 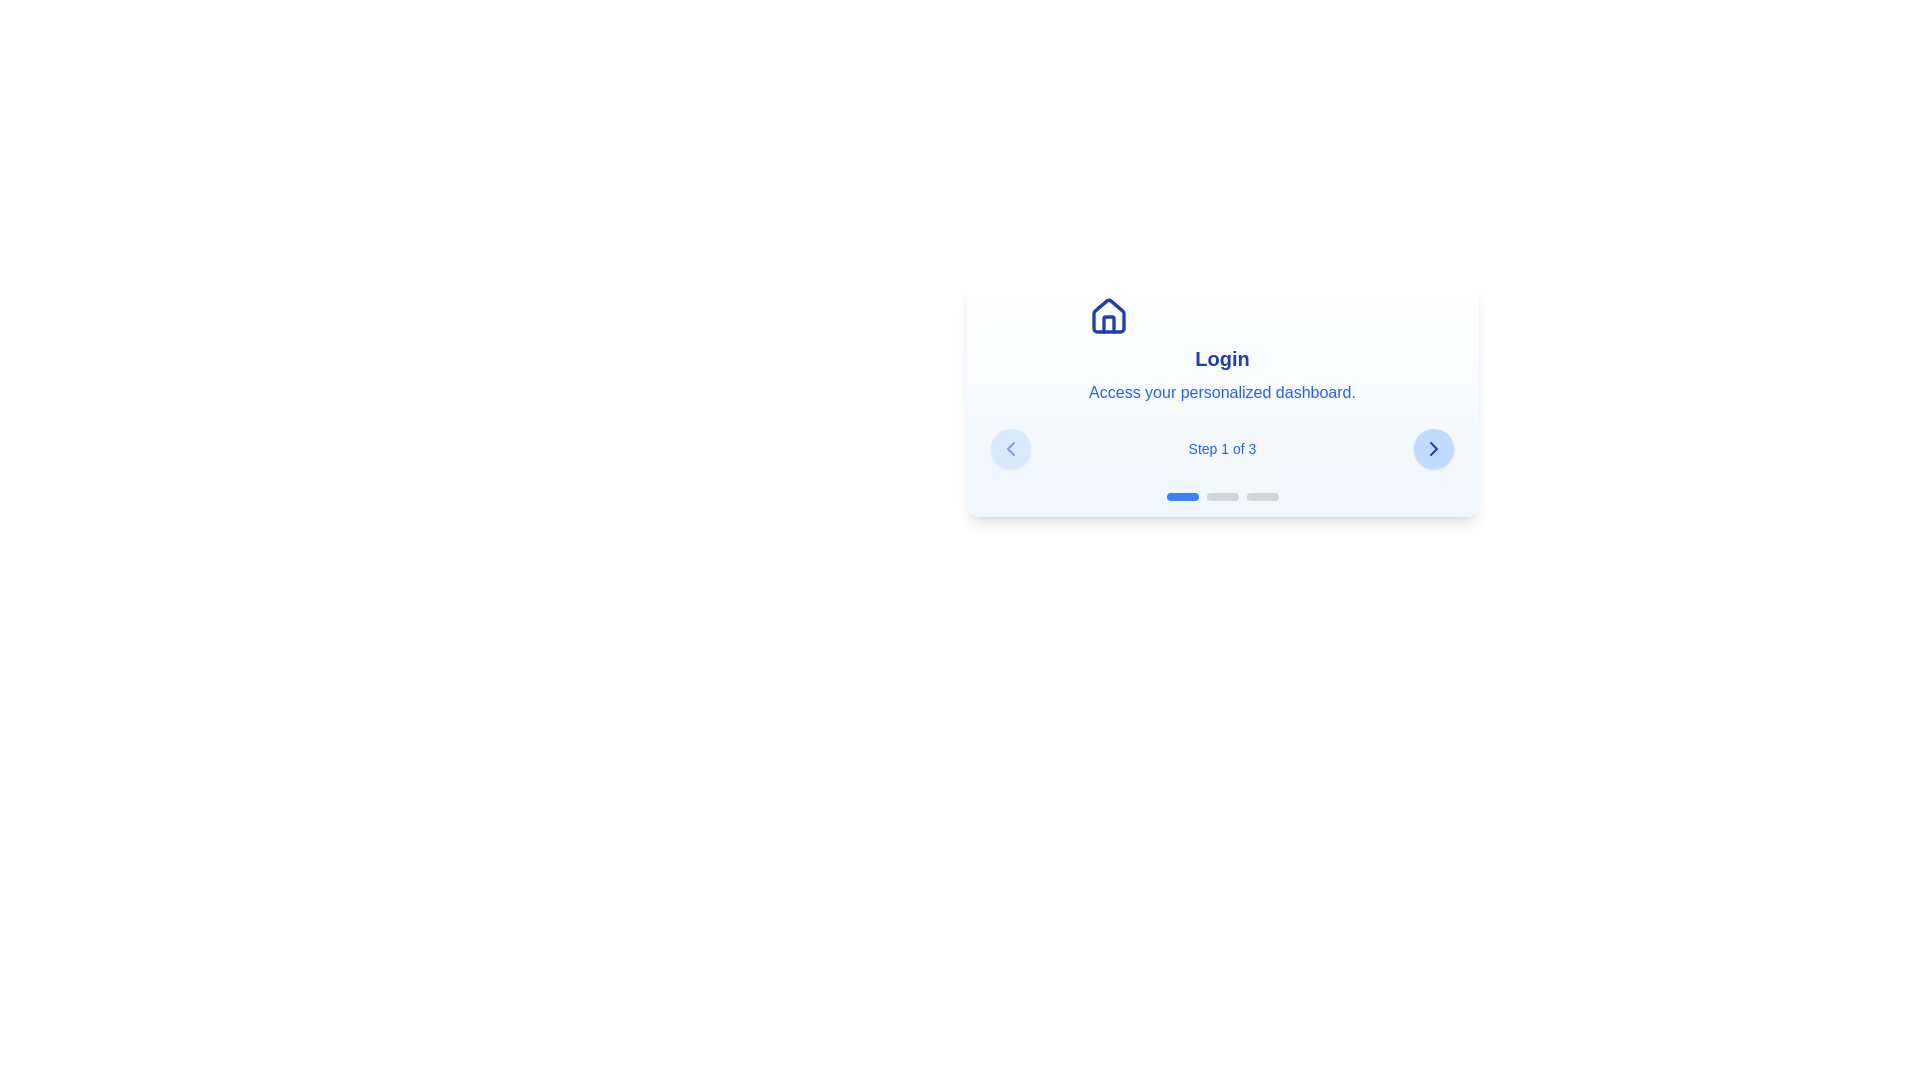 What do you see at coordinates (1433, 447) in the screenshot?
I see `the right arrow button to navigate to the next step` at bounding box center [1433, 447].